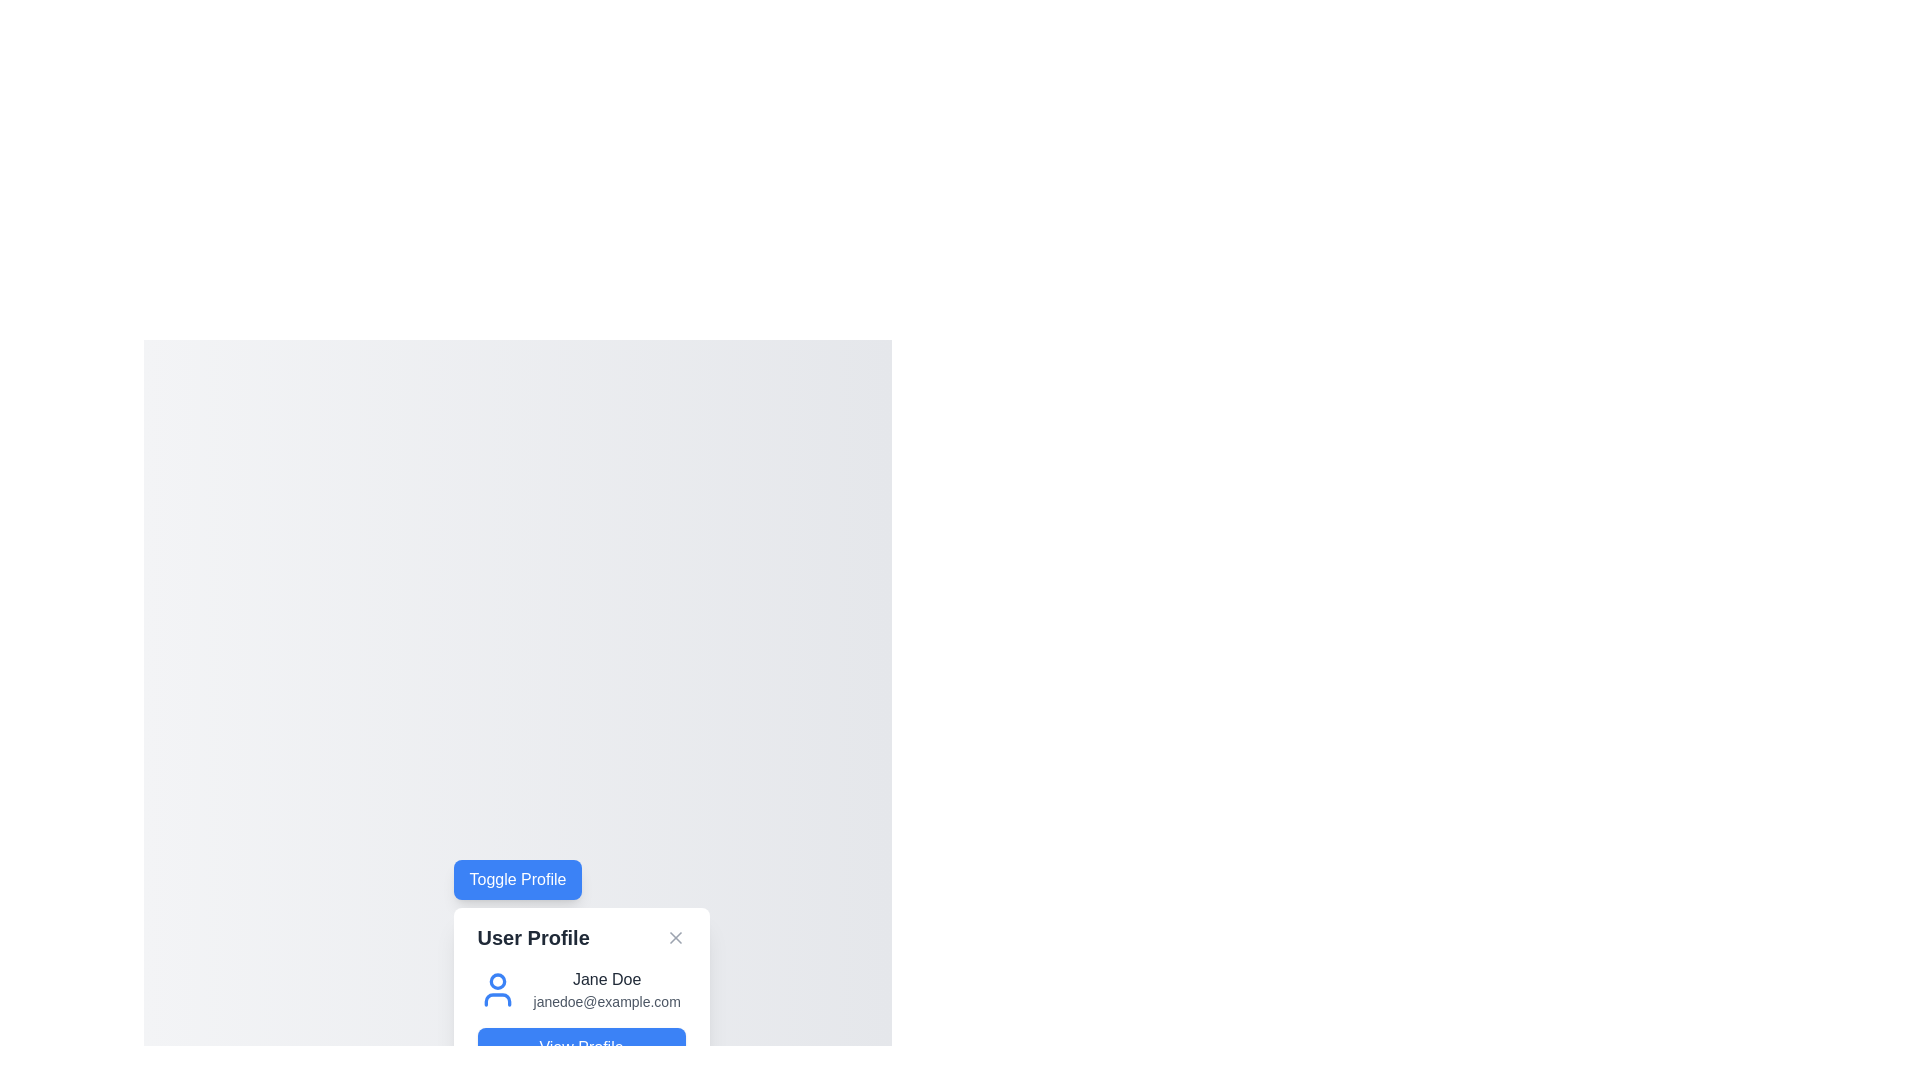  I want to click on the 'View Profile' button, which is a rectangular button with rounded corners and a blue background located at the bottom-right corner of the card interface, so click(580, 1047).